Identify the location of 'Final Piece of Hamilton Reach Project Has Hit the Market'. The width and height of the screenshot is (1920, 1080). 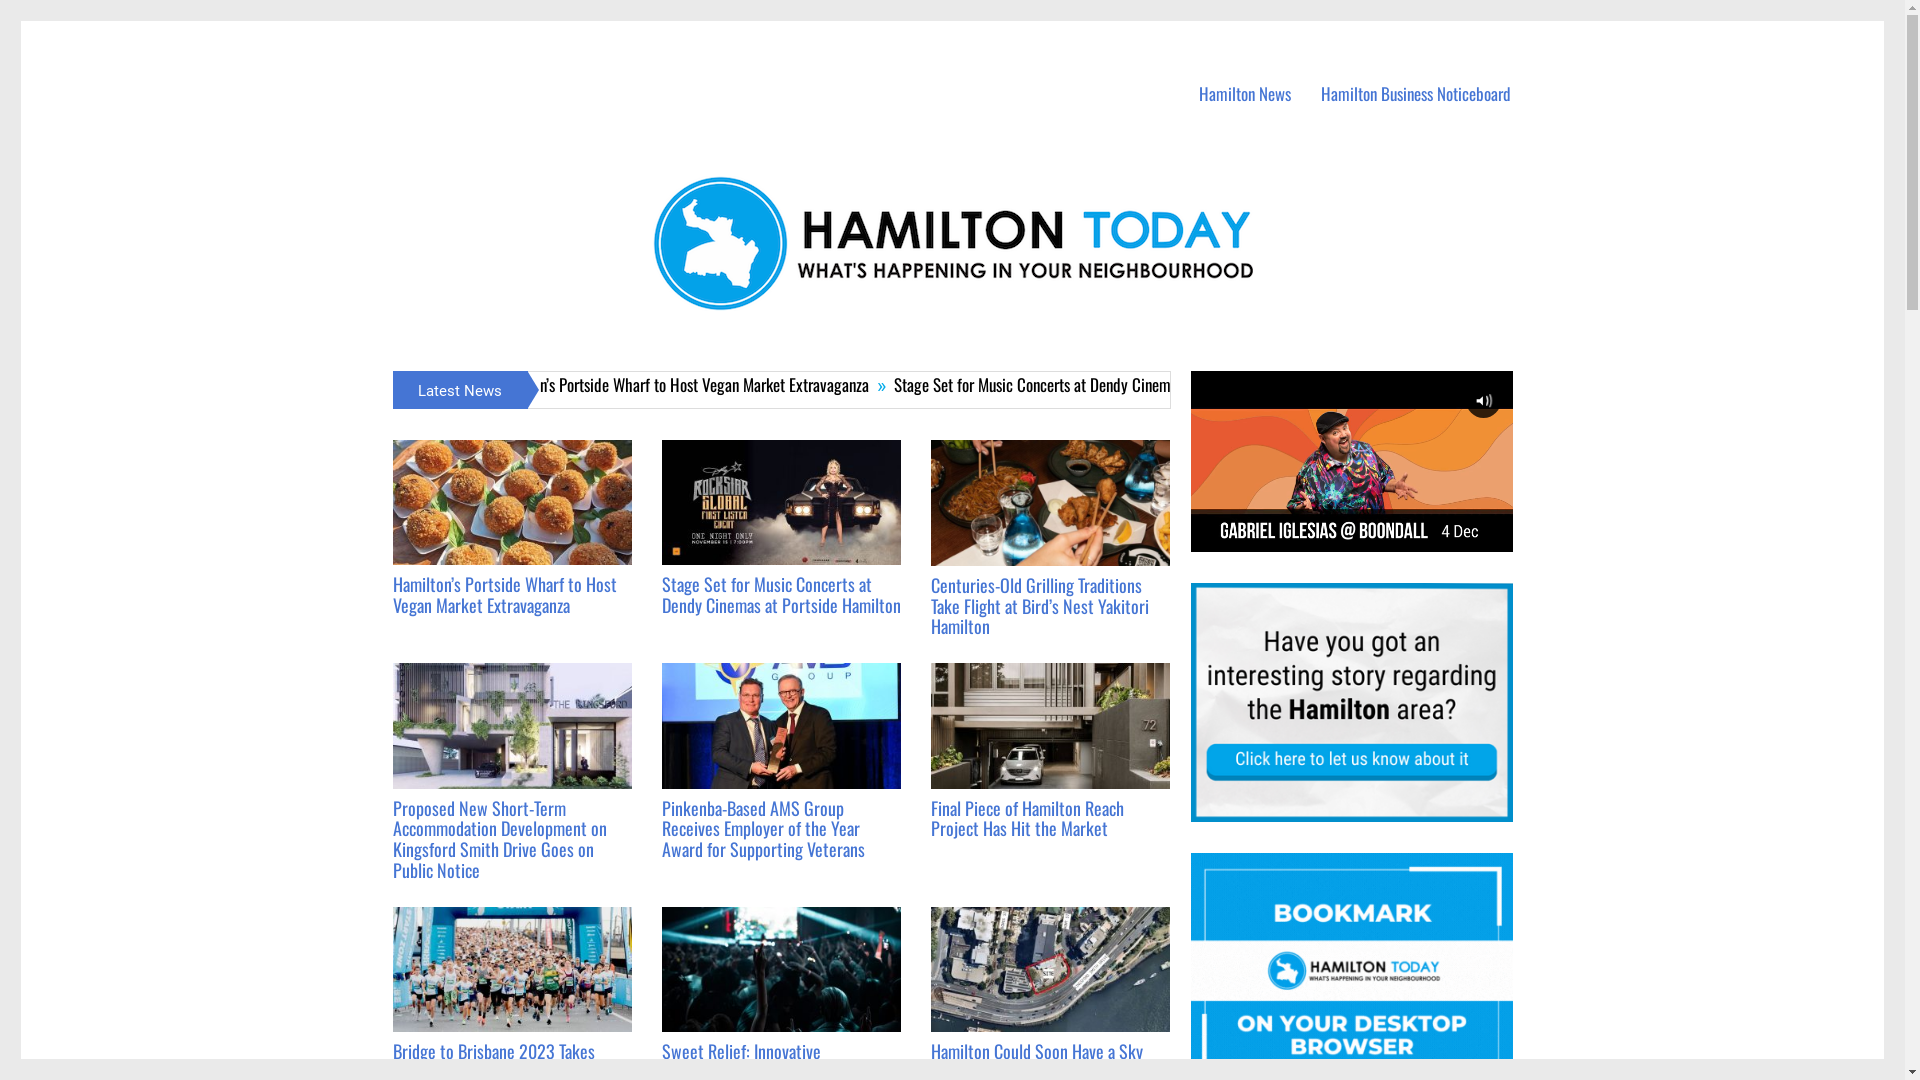
(1027, 817).